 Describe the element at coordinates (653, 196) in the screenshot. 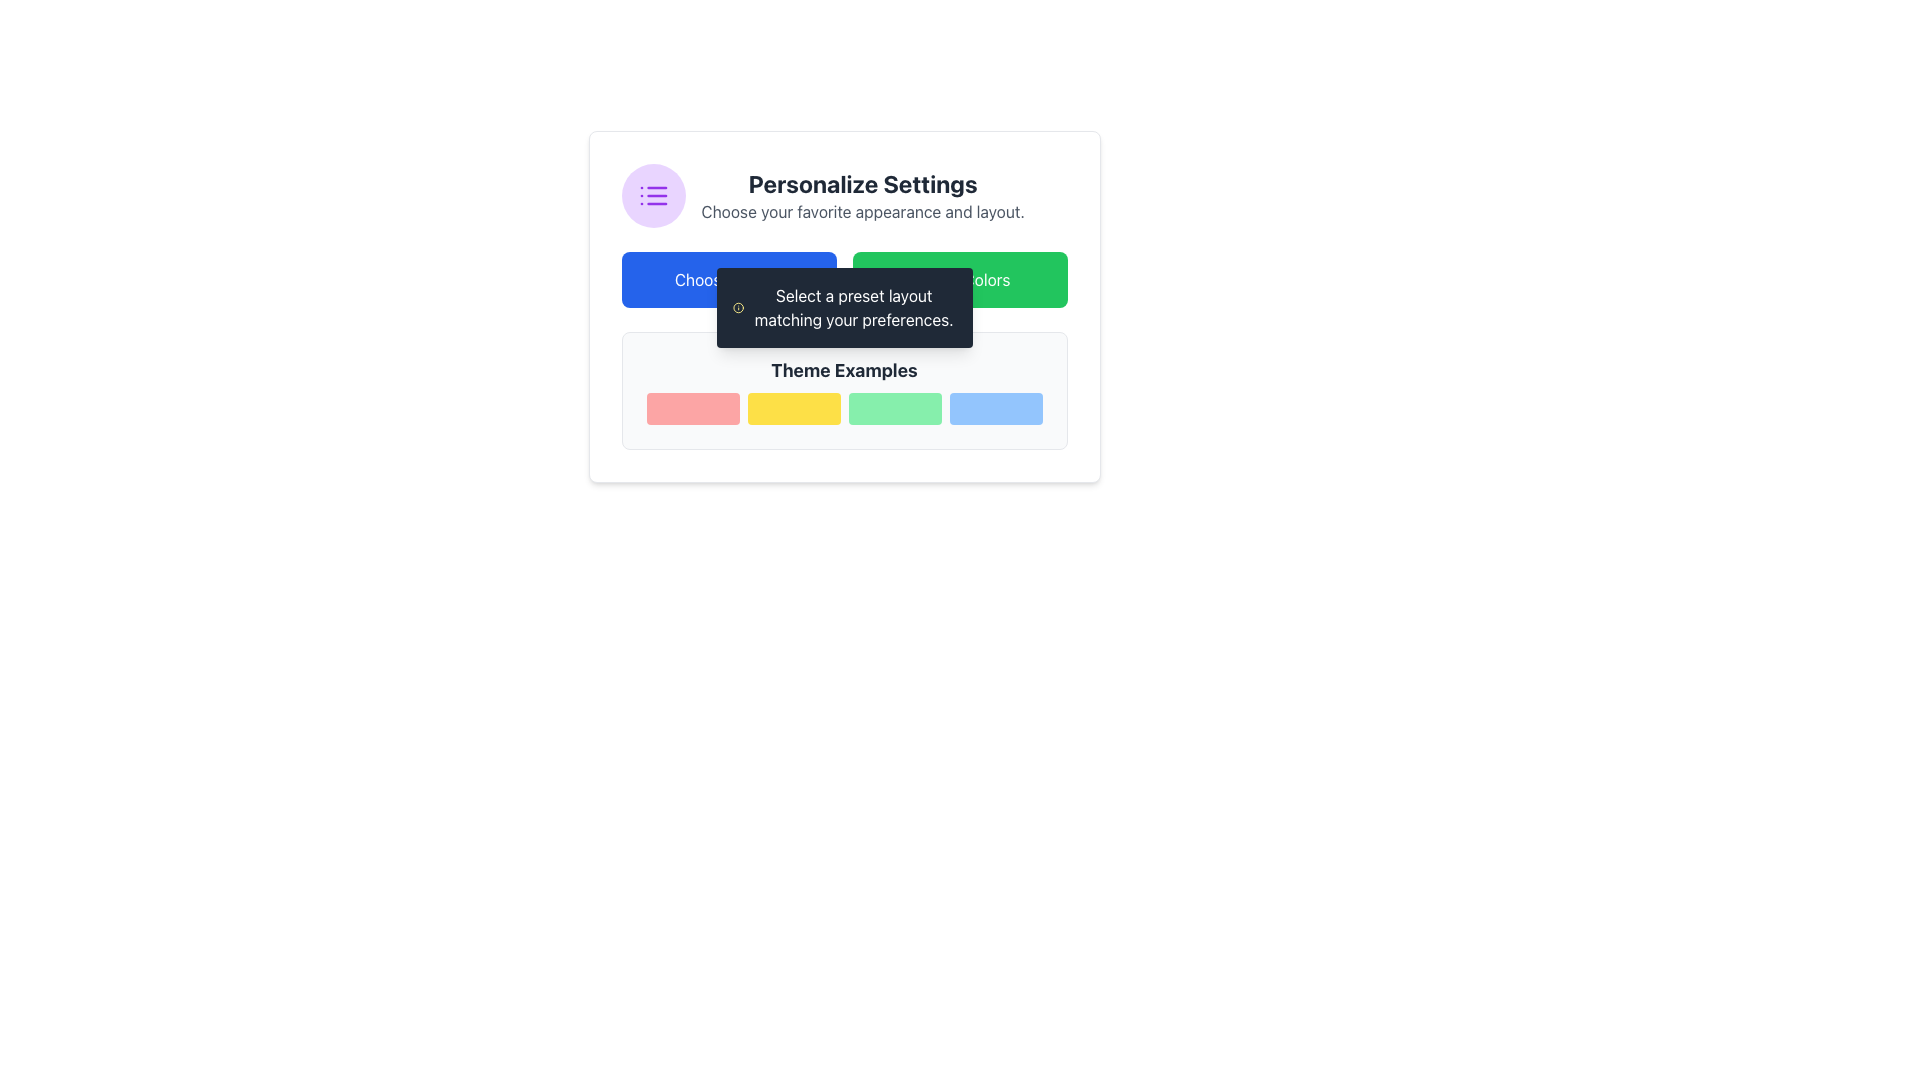

I see `the layout management icon located within the 'Personalize Settings' card, positioned to the left of the heading text` at that location.